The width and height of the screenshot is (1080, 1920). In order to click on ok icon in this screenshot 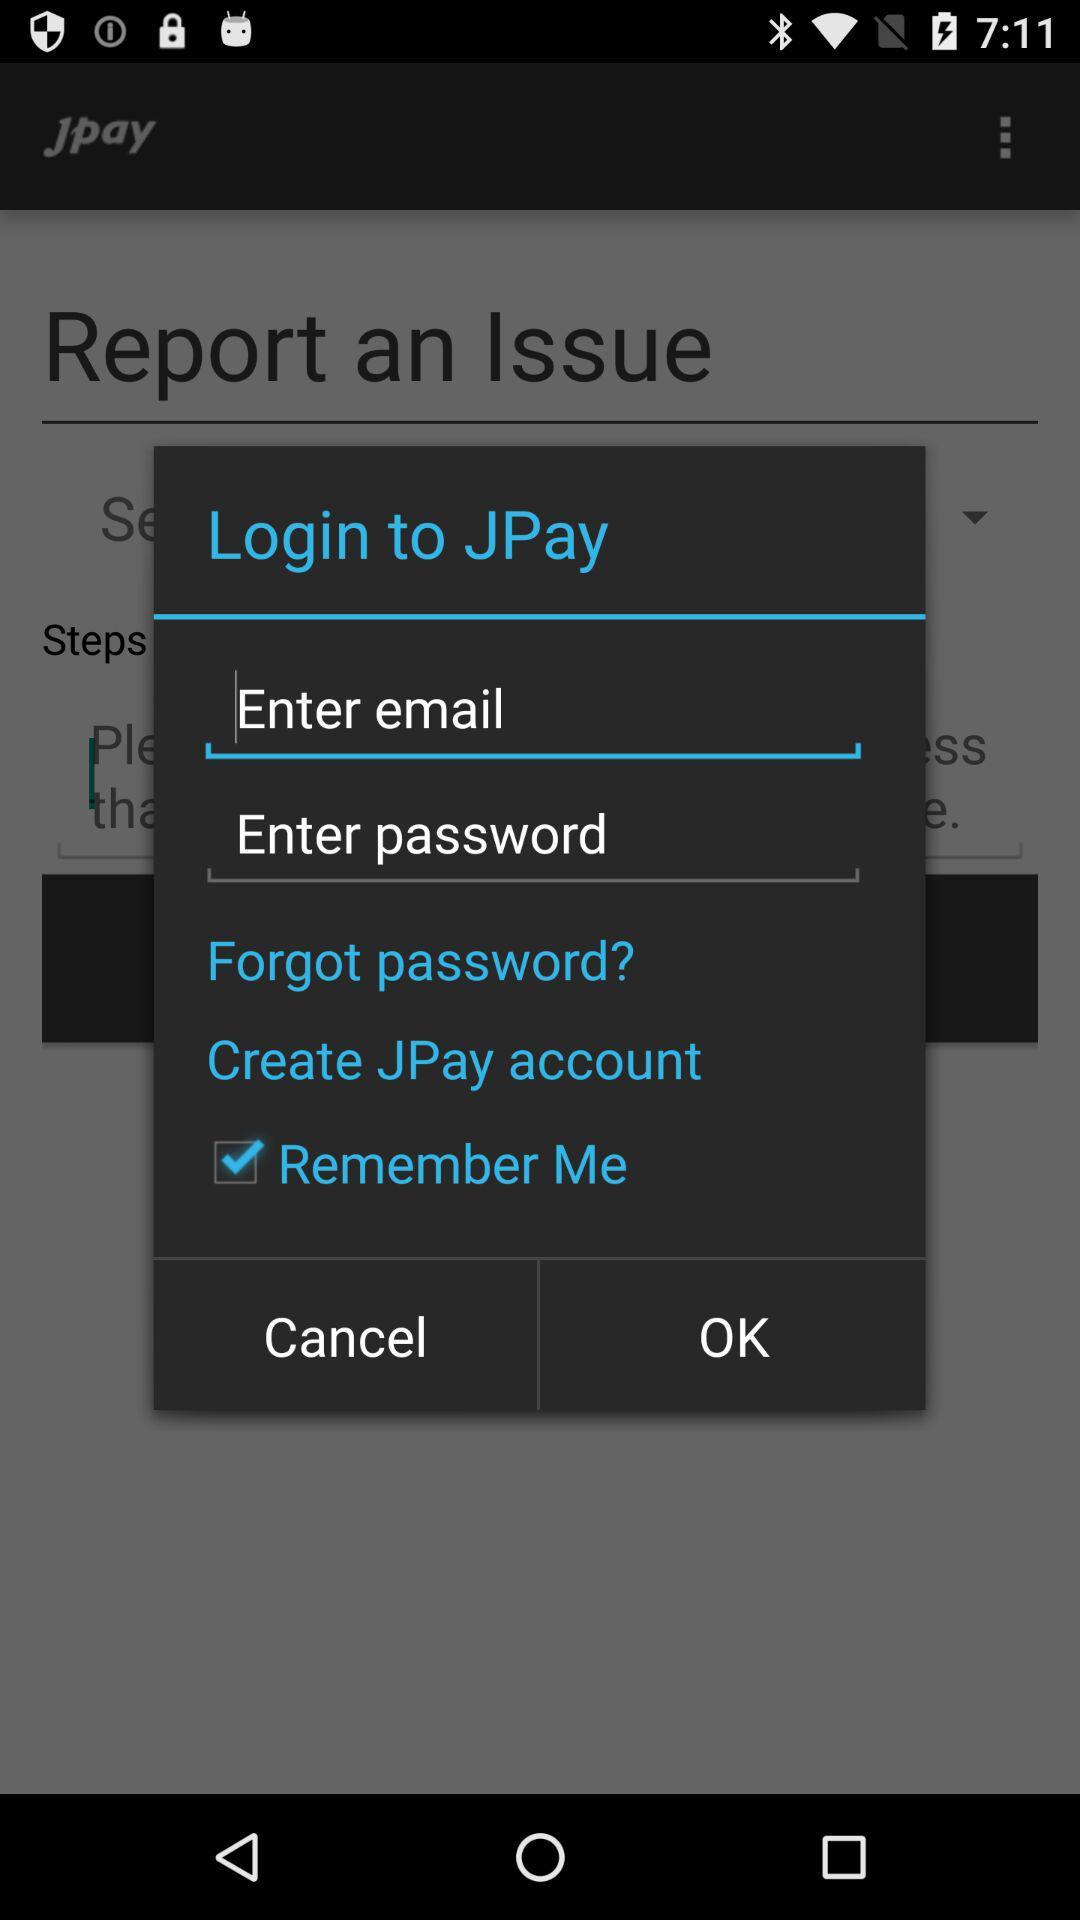, I will do `click(731, 1333)`.